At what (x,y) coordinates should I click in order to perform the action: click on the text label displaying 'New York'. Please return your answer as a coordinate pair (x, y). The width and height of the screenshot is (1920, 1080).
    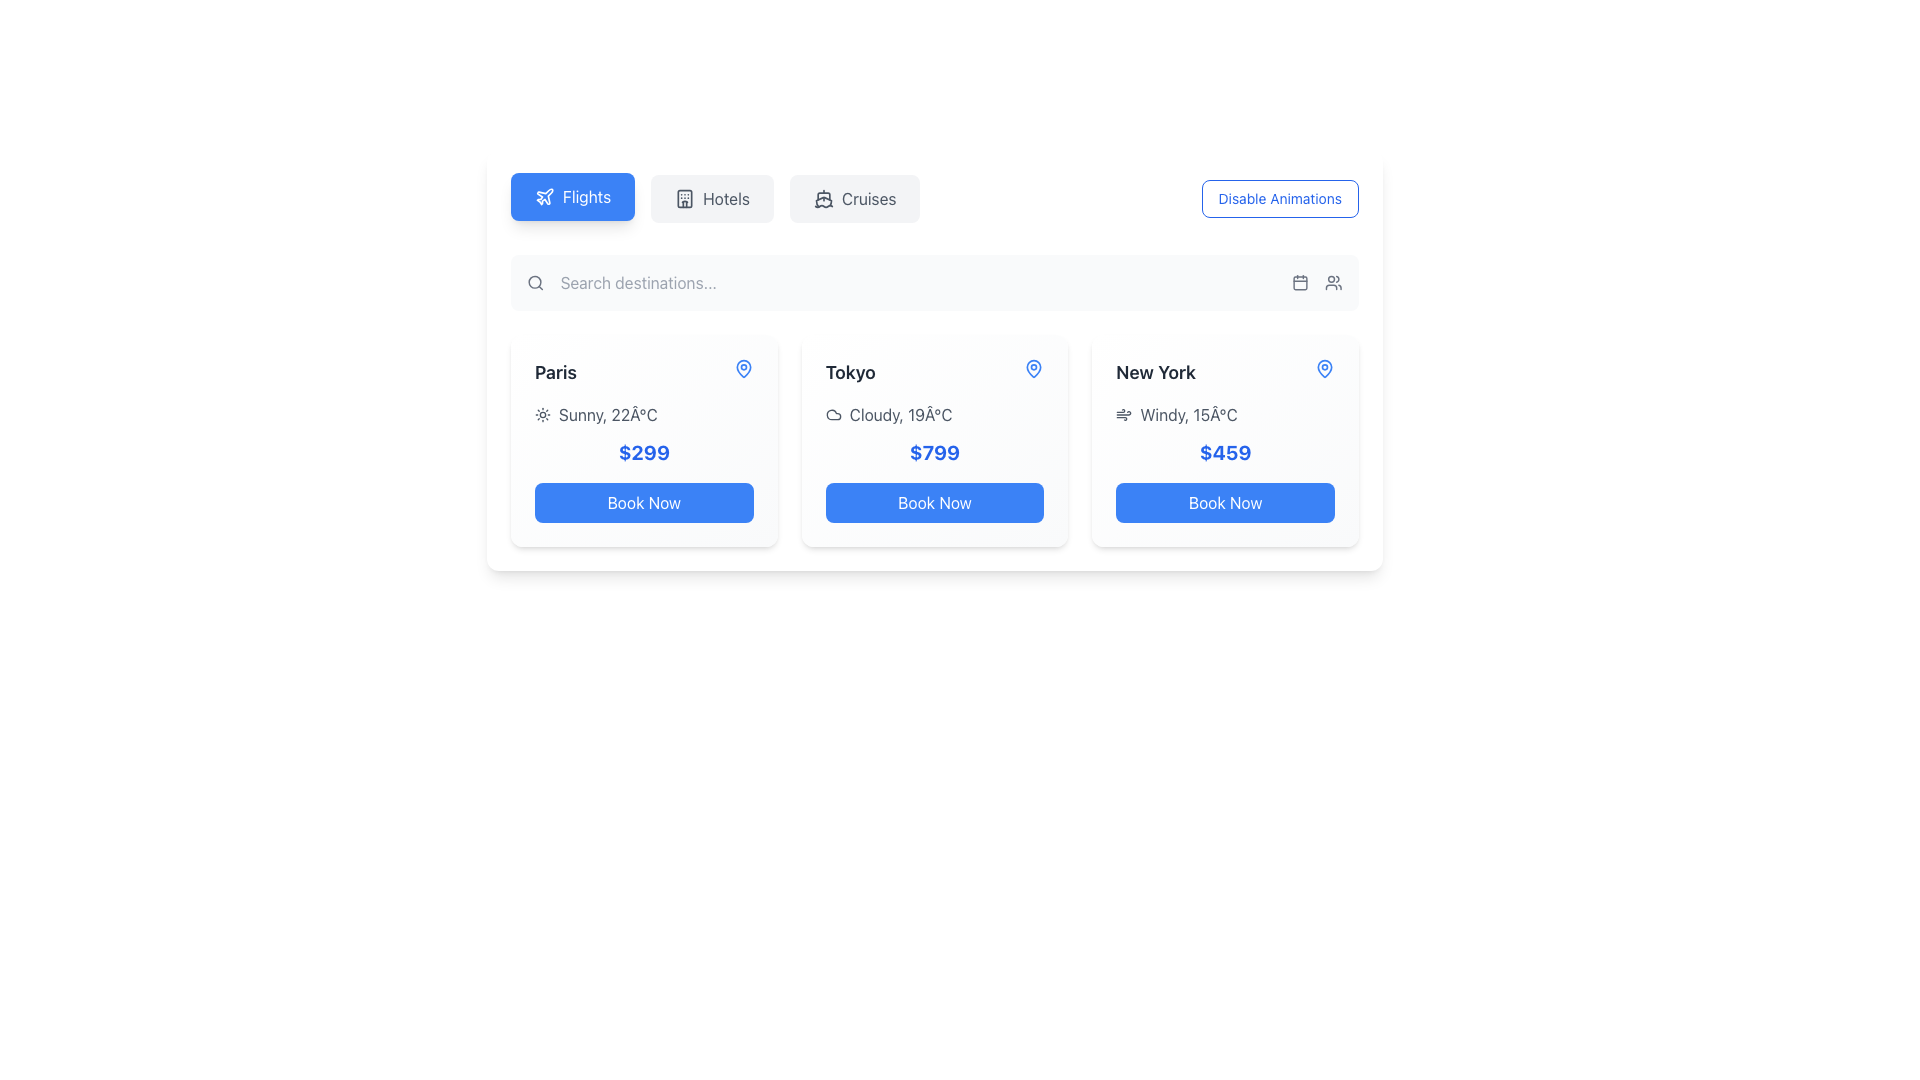
    Looking at the image, I should click on (1156, 373).